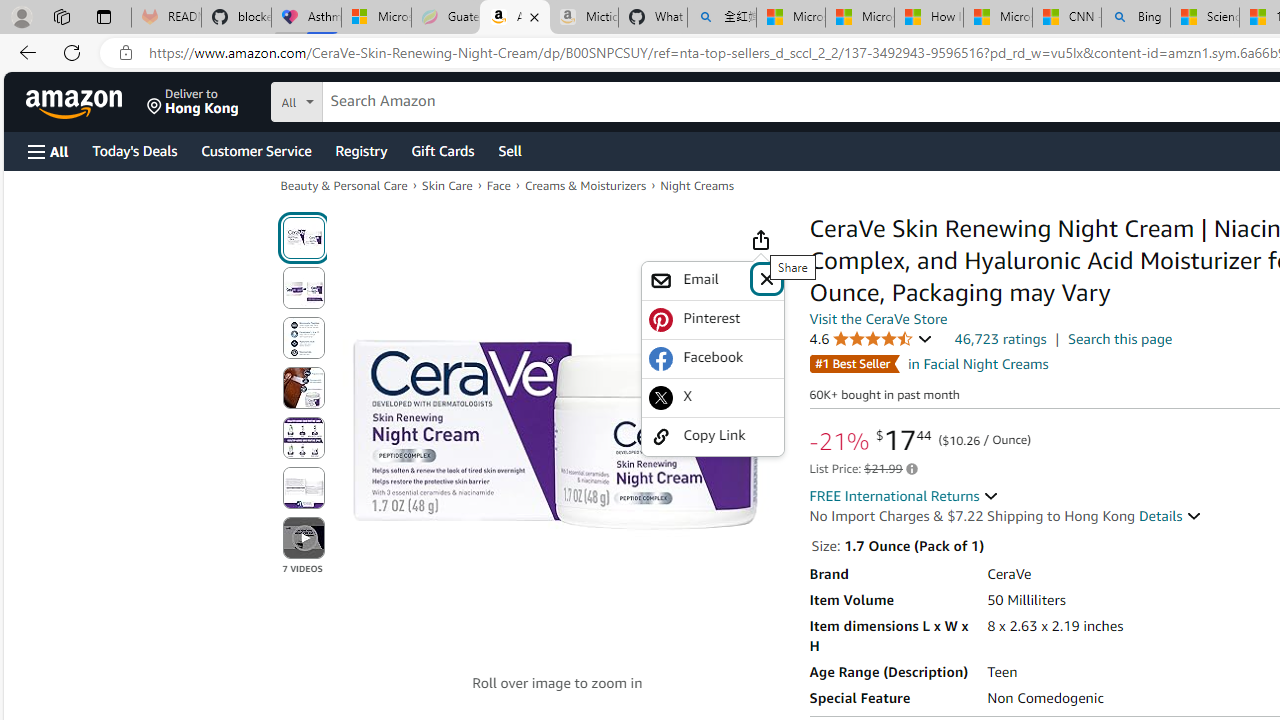  Describe the element at coordinates (712, 280) in the screenshot. I see `'Email'` at that location.